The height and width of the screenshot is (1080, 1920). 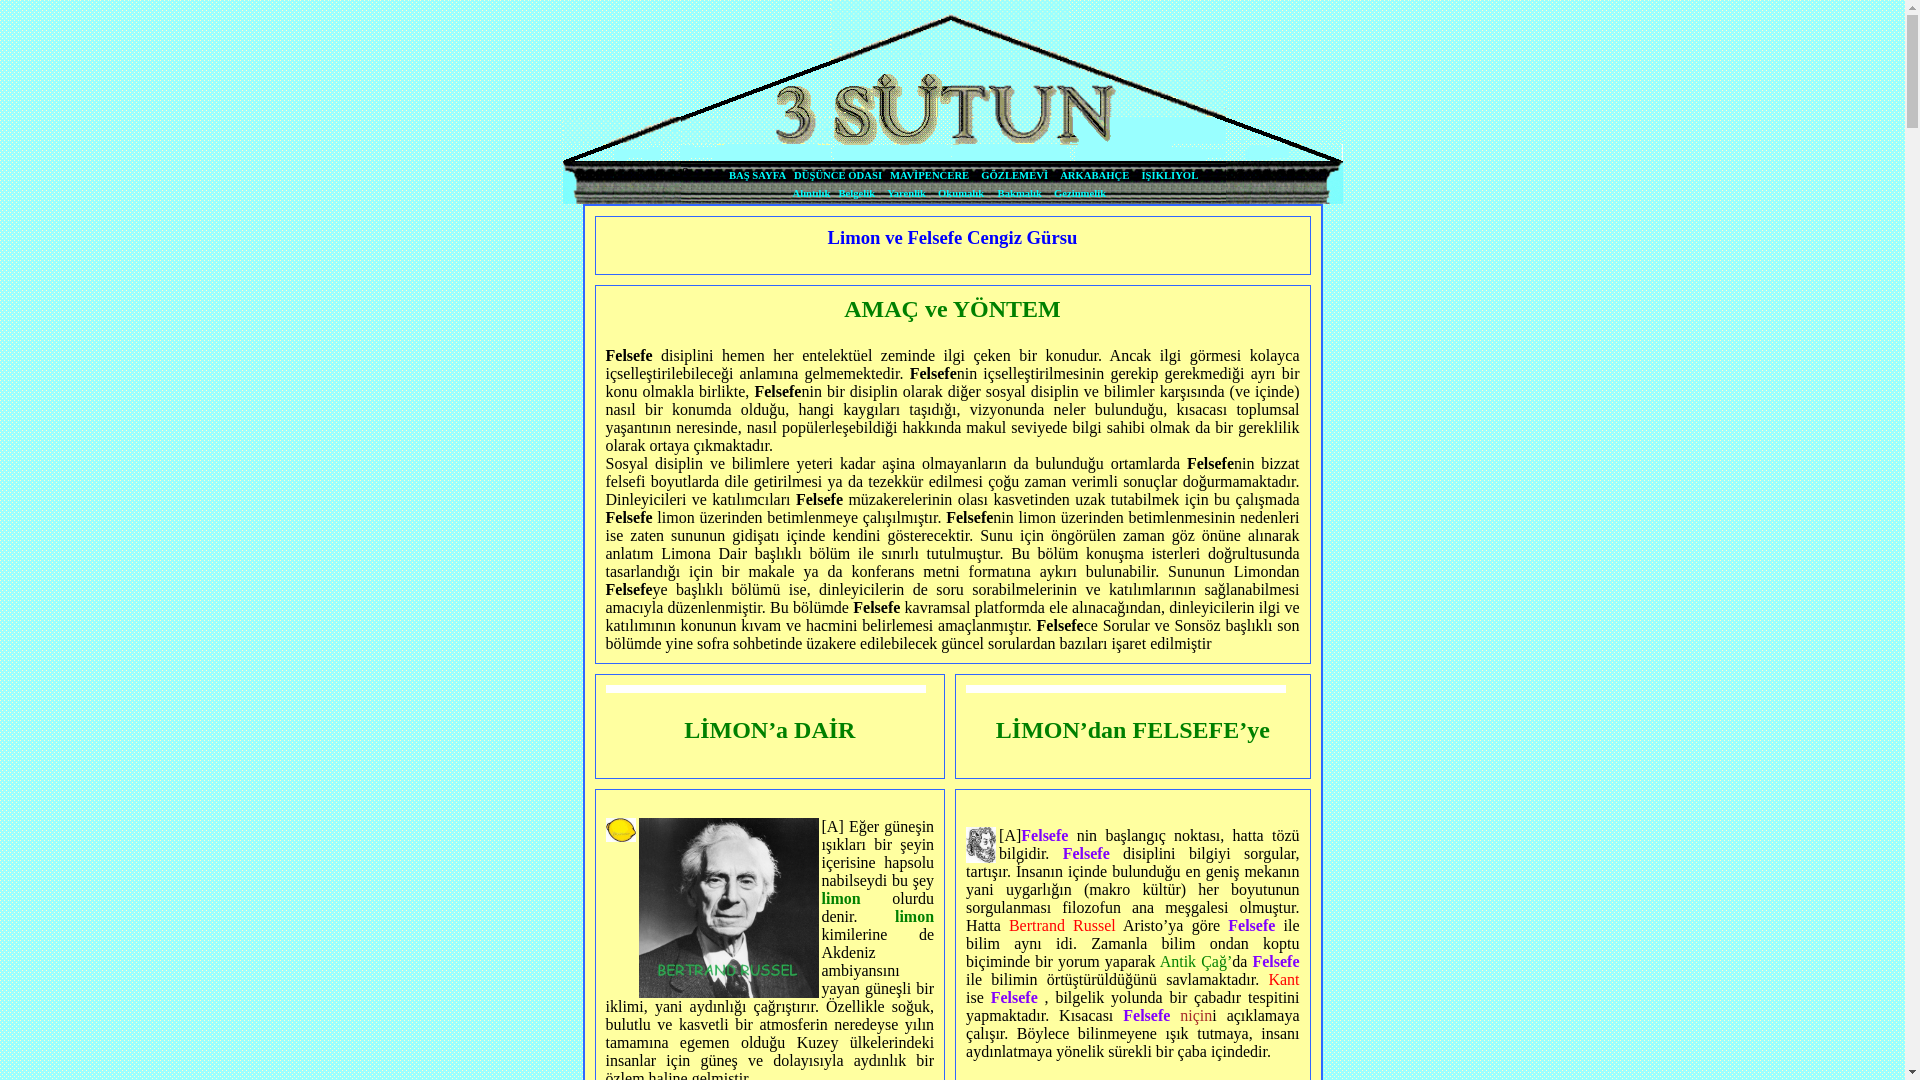 I want to click on 'Gezinmelik', so click(x=1079, y=193).